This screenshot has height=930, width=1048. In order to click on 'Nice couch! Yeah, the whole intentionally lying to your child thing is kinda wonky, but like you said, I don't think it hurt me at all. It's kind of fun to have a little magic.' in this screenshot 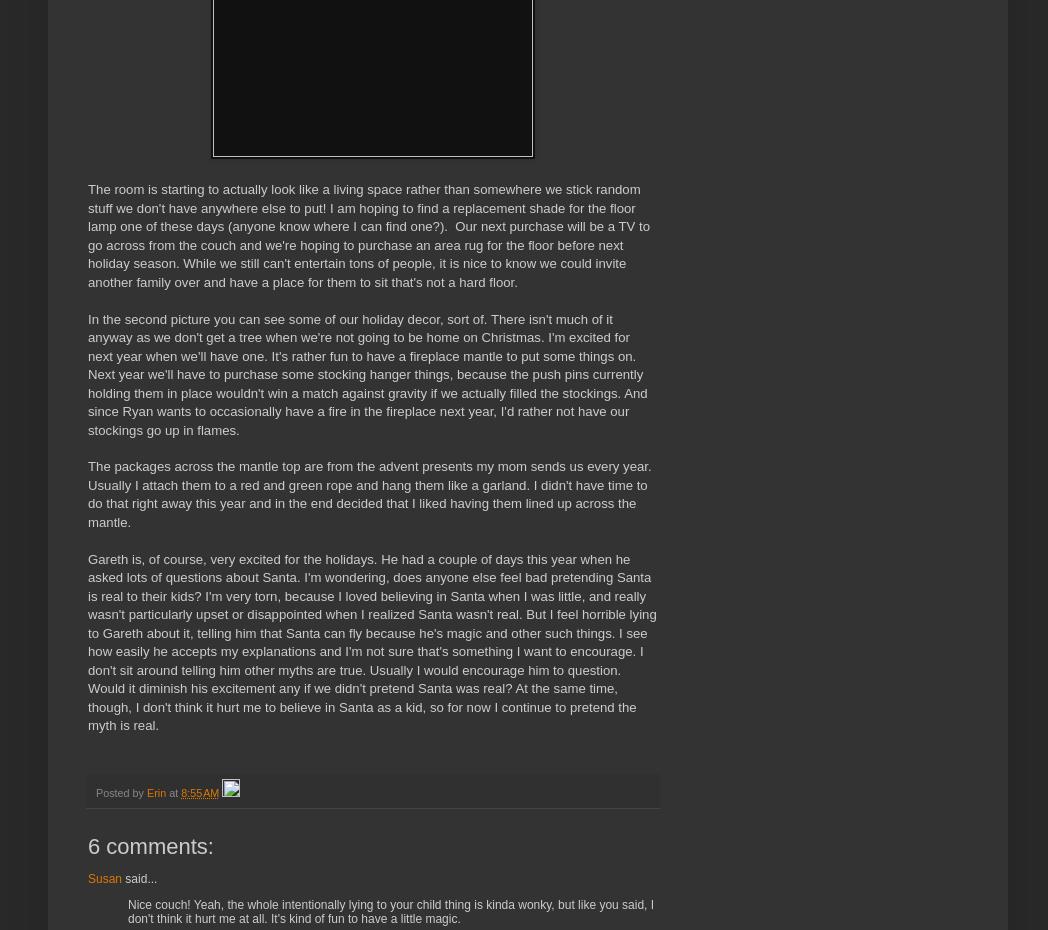, I will do `click(390, 911)`.